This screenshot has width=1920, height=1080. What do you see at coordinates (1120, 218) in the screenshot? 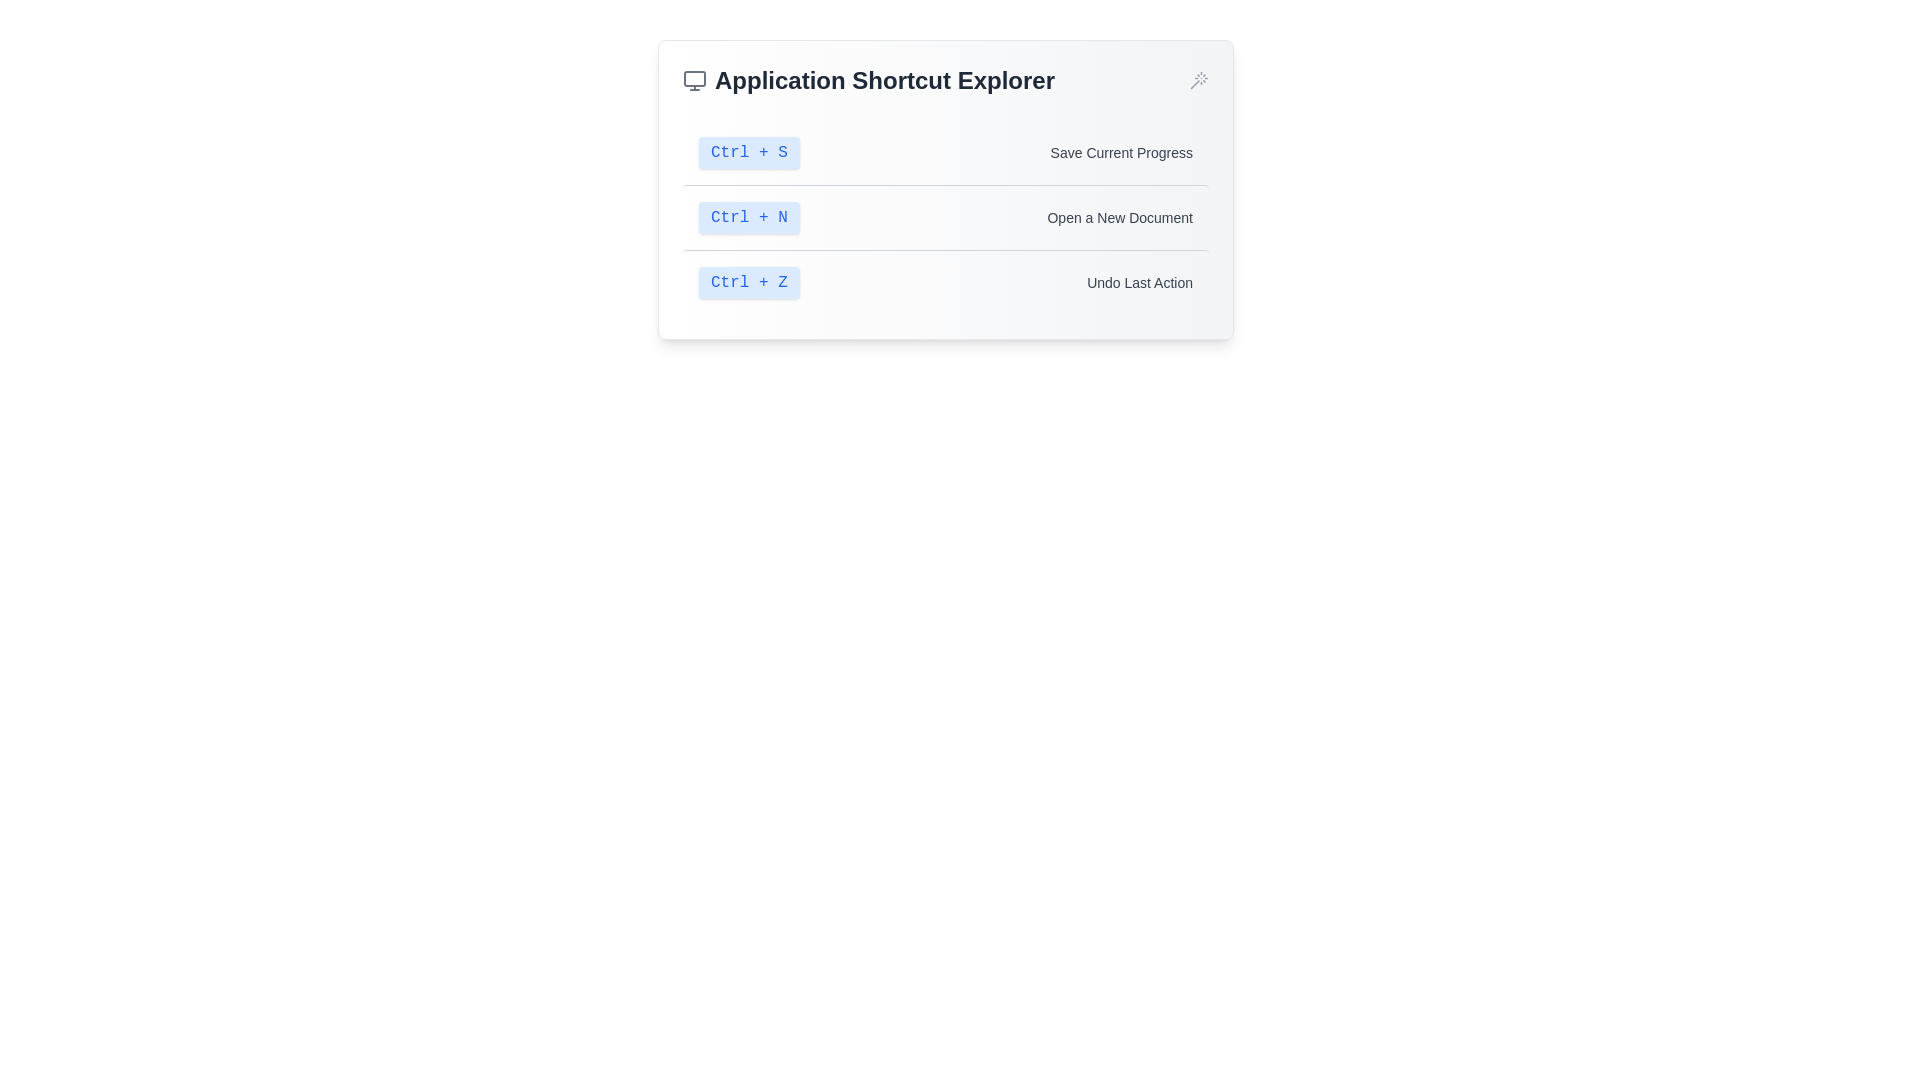
I see `the descriptive text label for the shortcut command 'Ctrl + N'` at bounding box center [1120, 218].